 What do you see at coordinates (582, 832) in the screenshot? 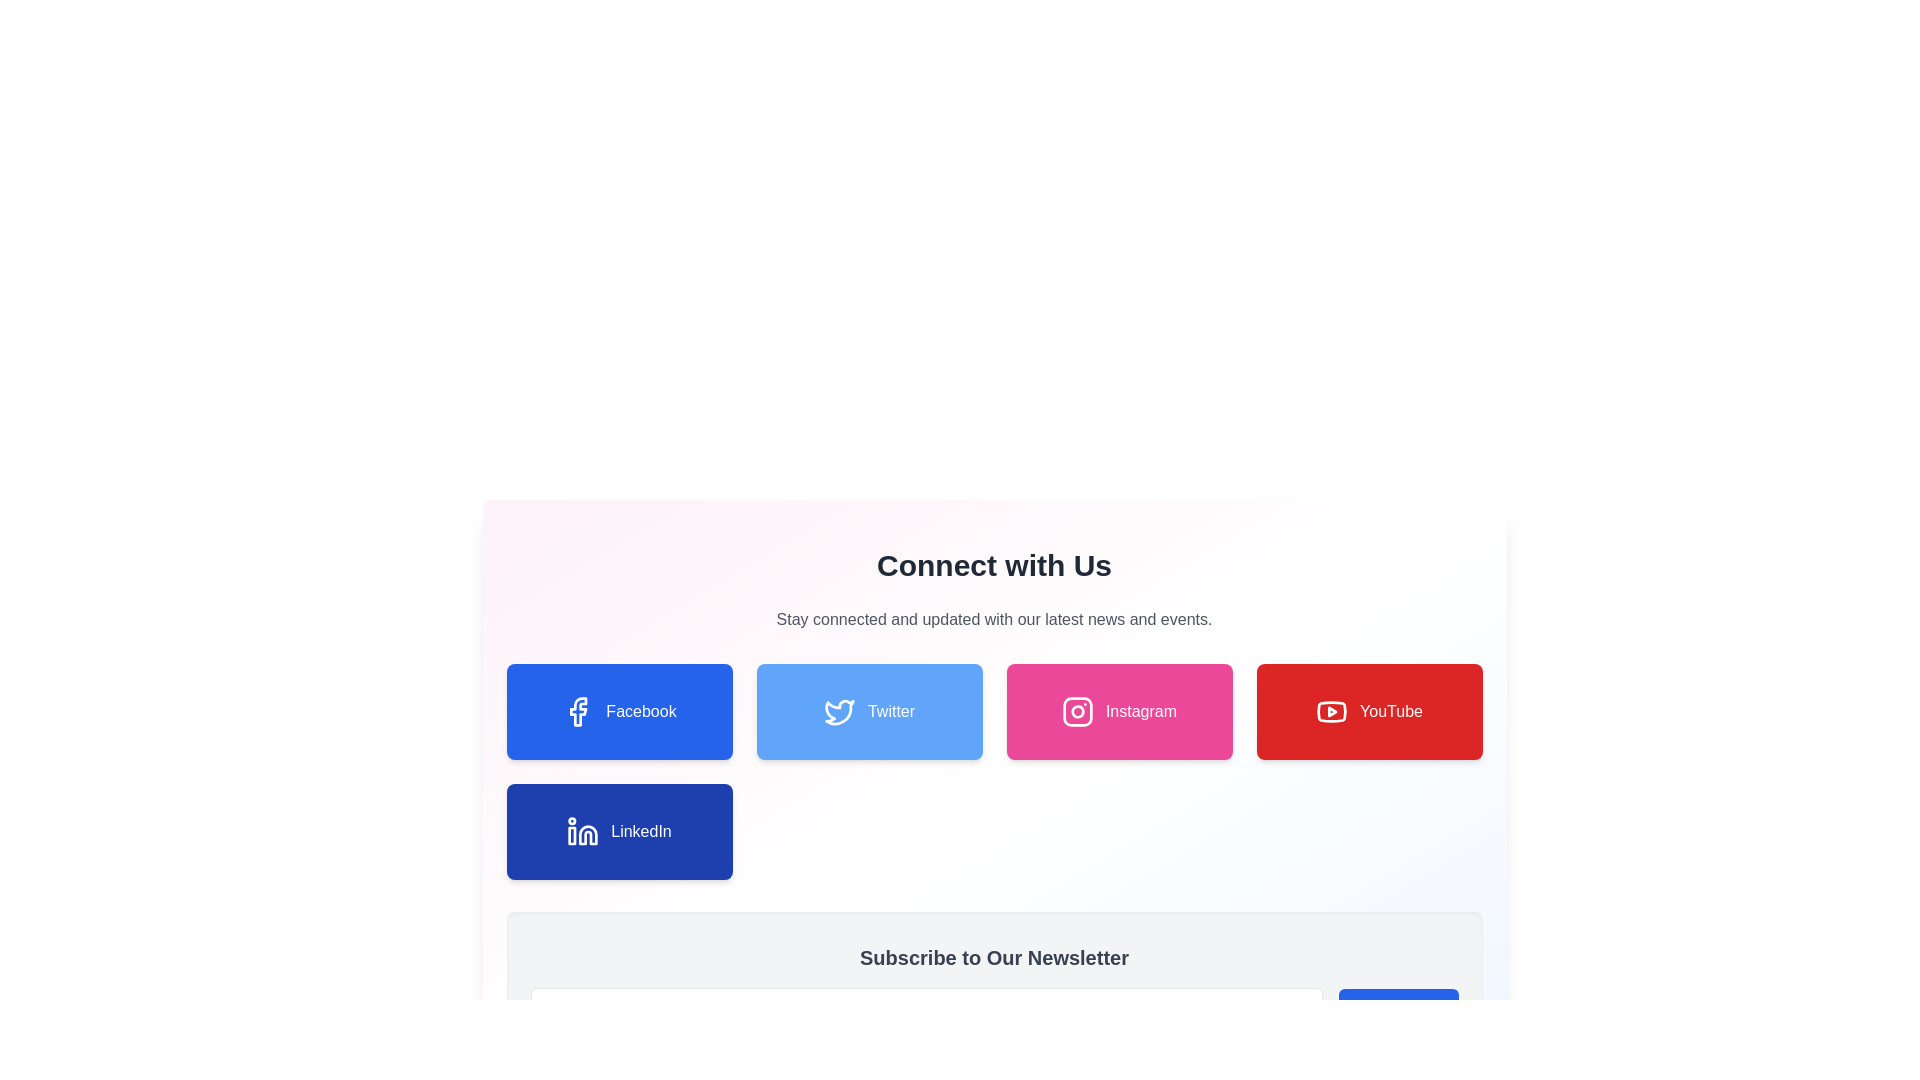
I see `the LinkedIn icon, which is part of a blue button above the text 'LinkedIn' in the second row of the grid layout` at bounding box center [582, 832].